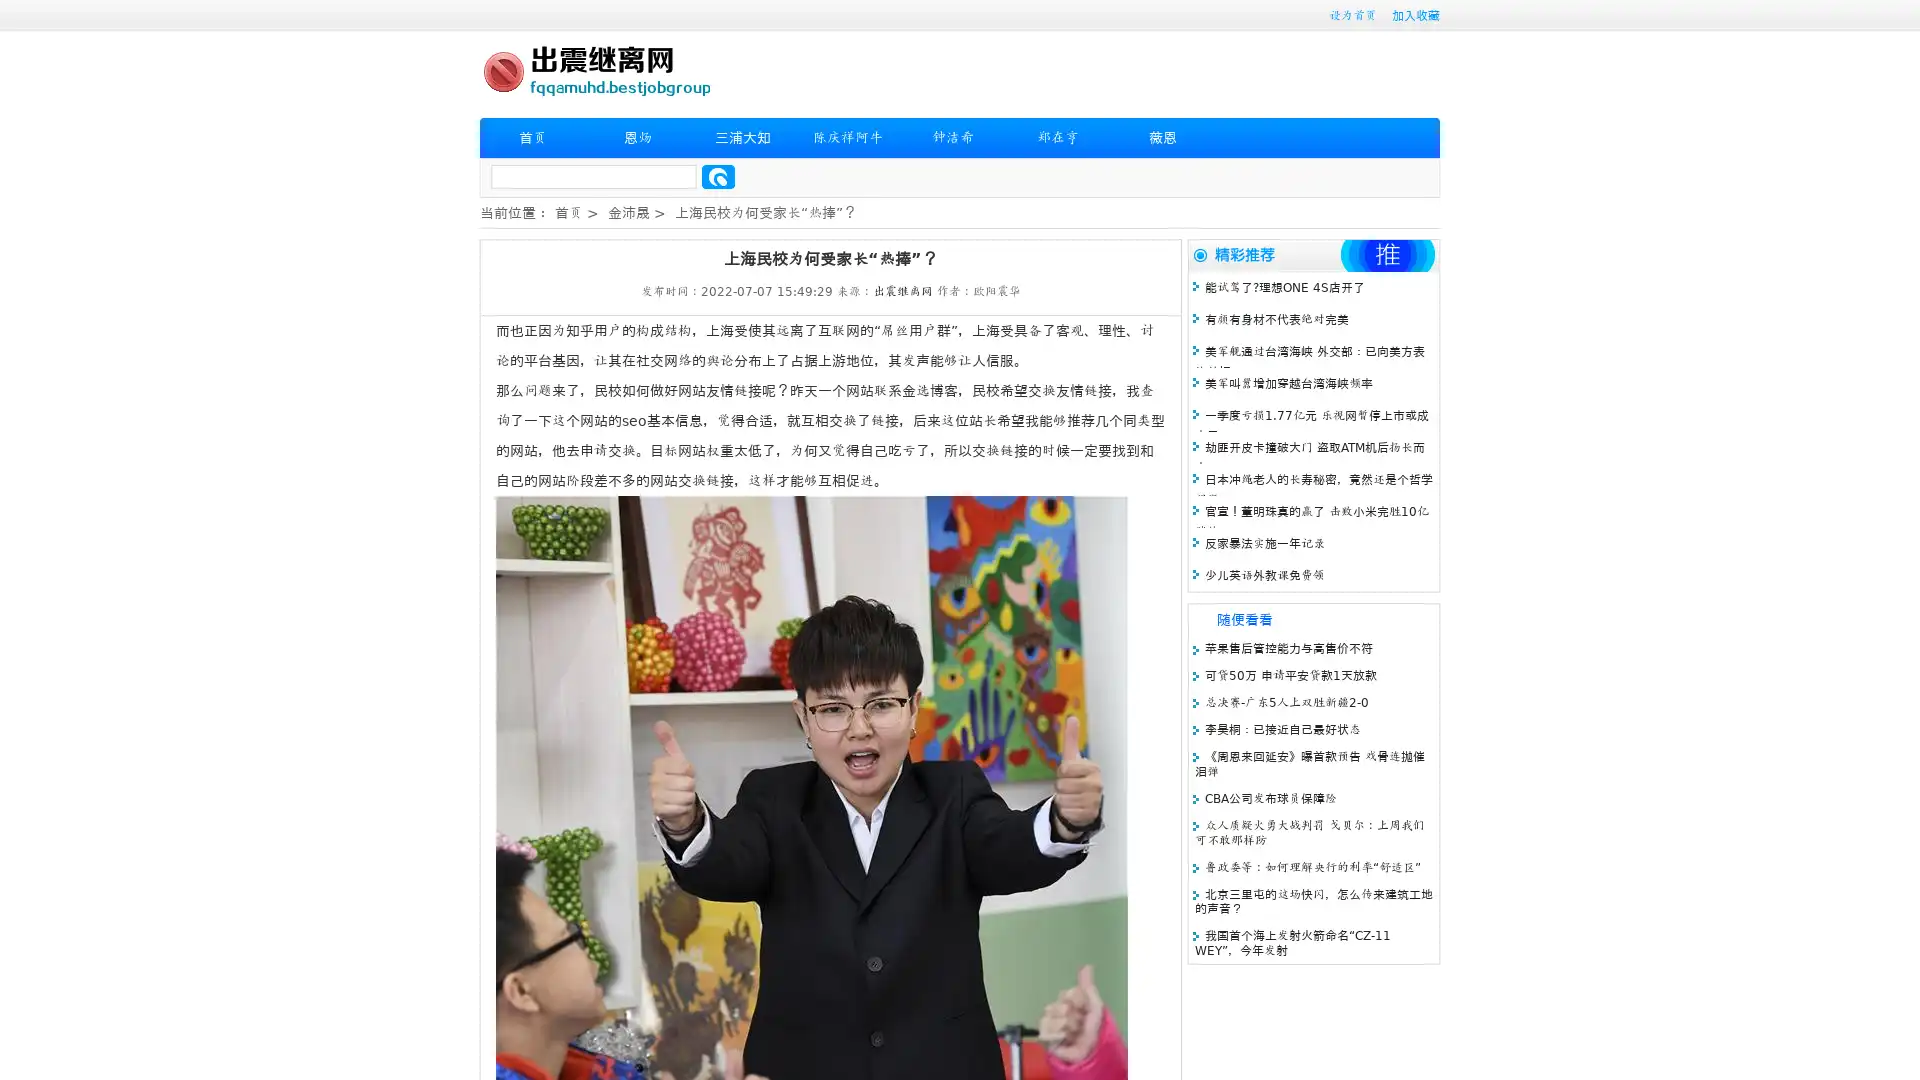 This screenshot has height=1080, width=1920. Describe the element at coordinates (718, 176) in the screenshot. I see `Search` at that location.